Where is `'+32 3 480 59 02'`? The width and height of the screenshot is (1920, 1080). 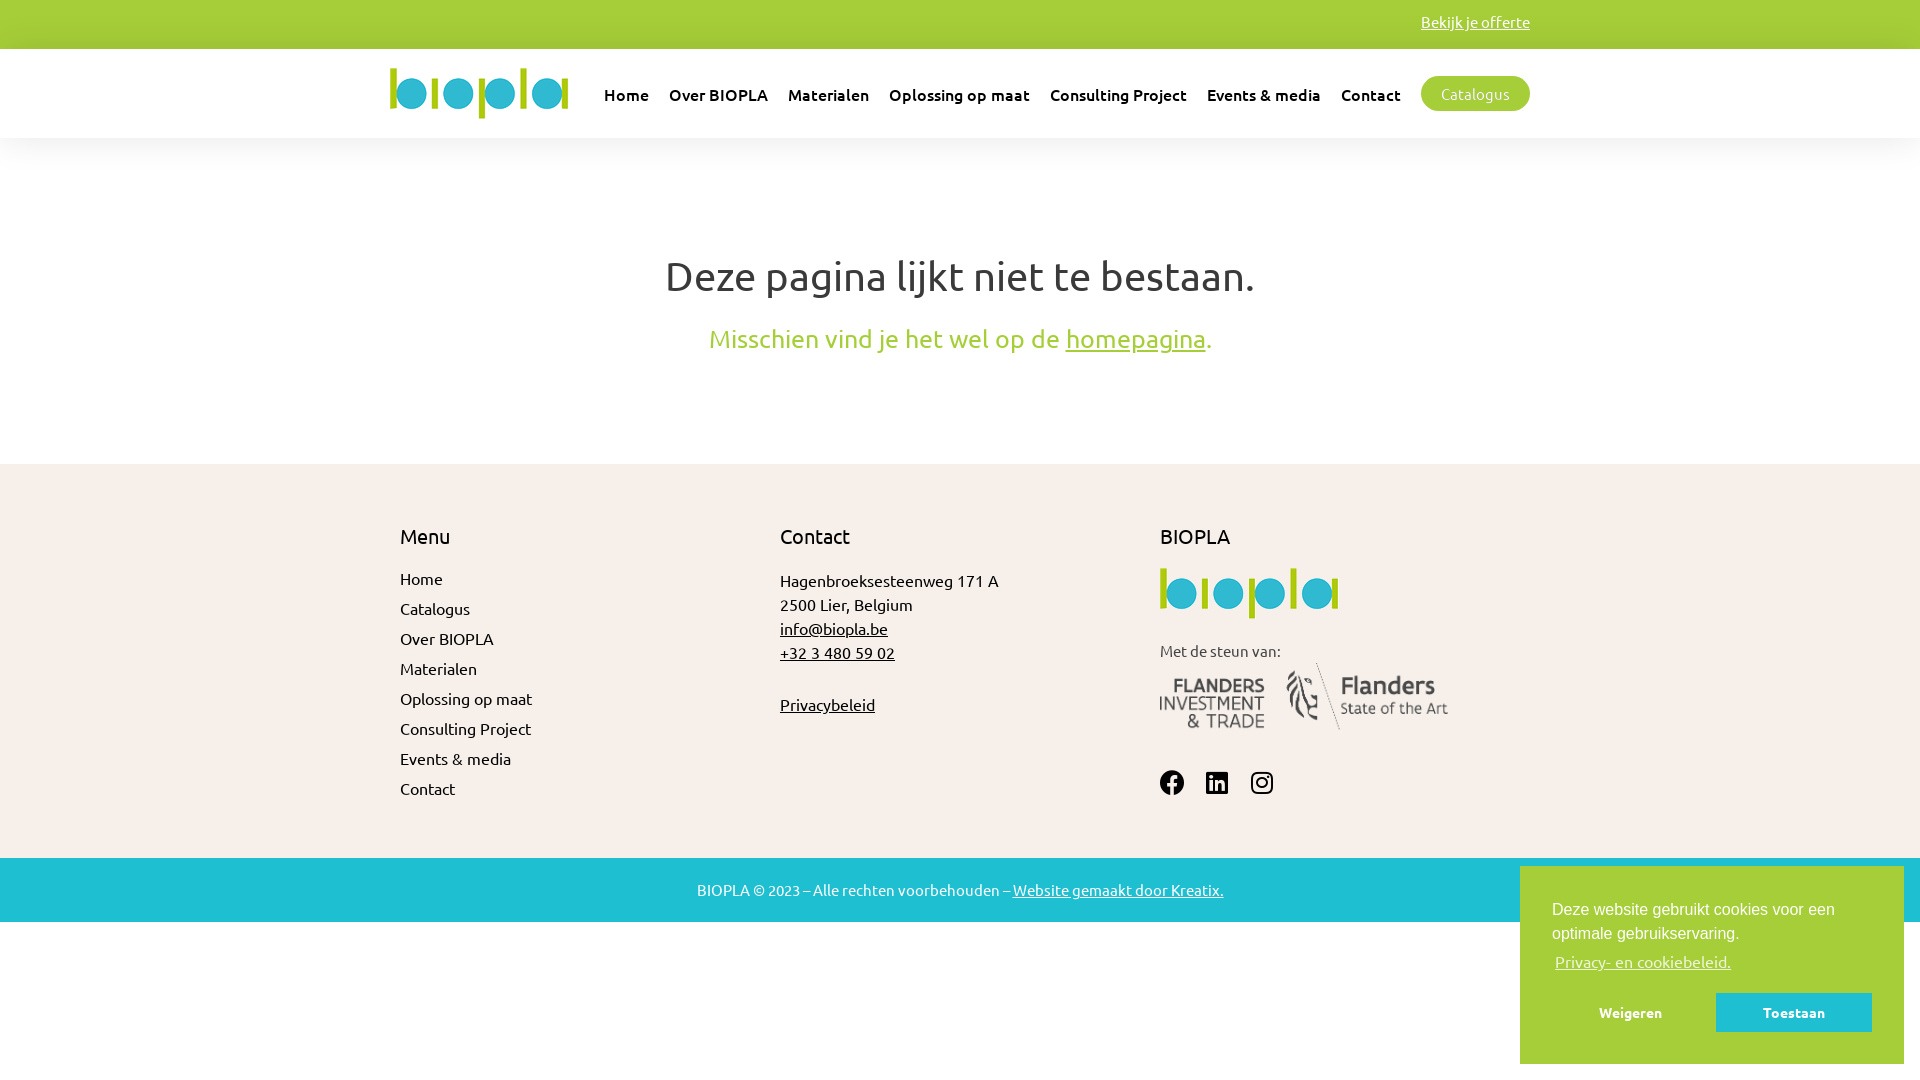
'+32 3 480 59 02' is located at coordinates (837, 651).